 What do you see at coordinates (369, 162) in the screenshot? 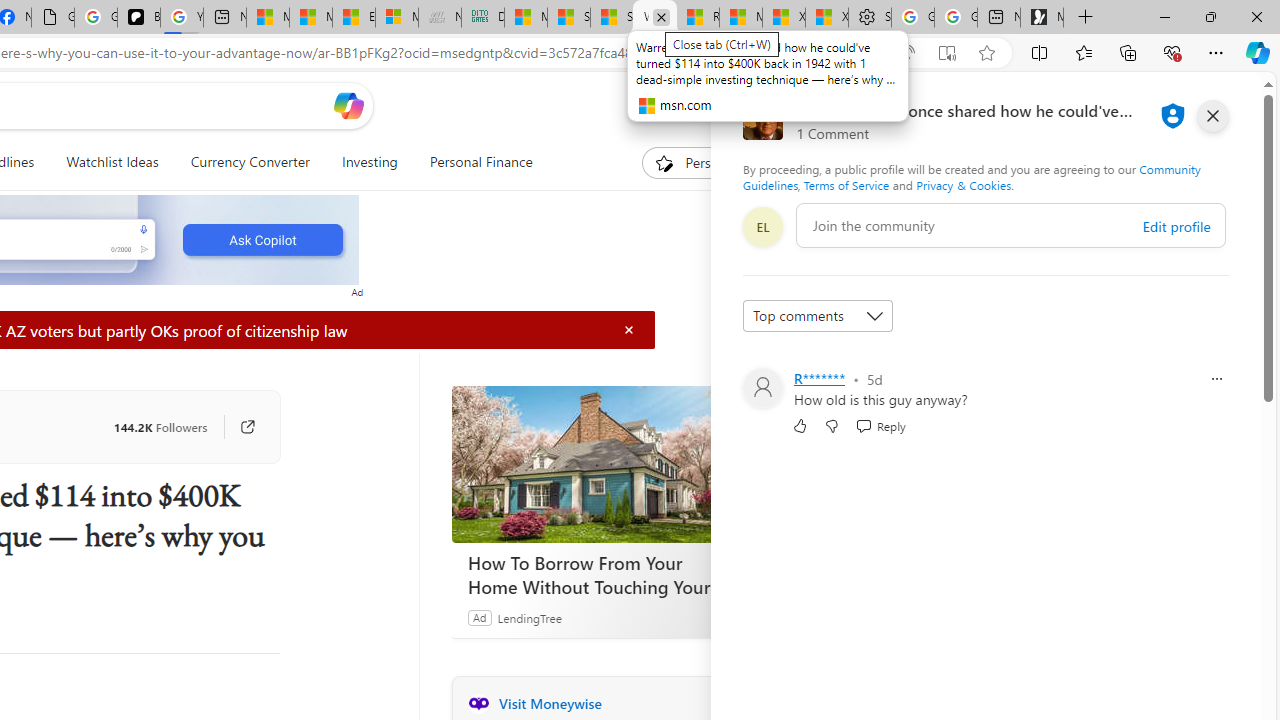
I see `'Investing'` at bounding box center [369, 162].